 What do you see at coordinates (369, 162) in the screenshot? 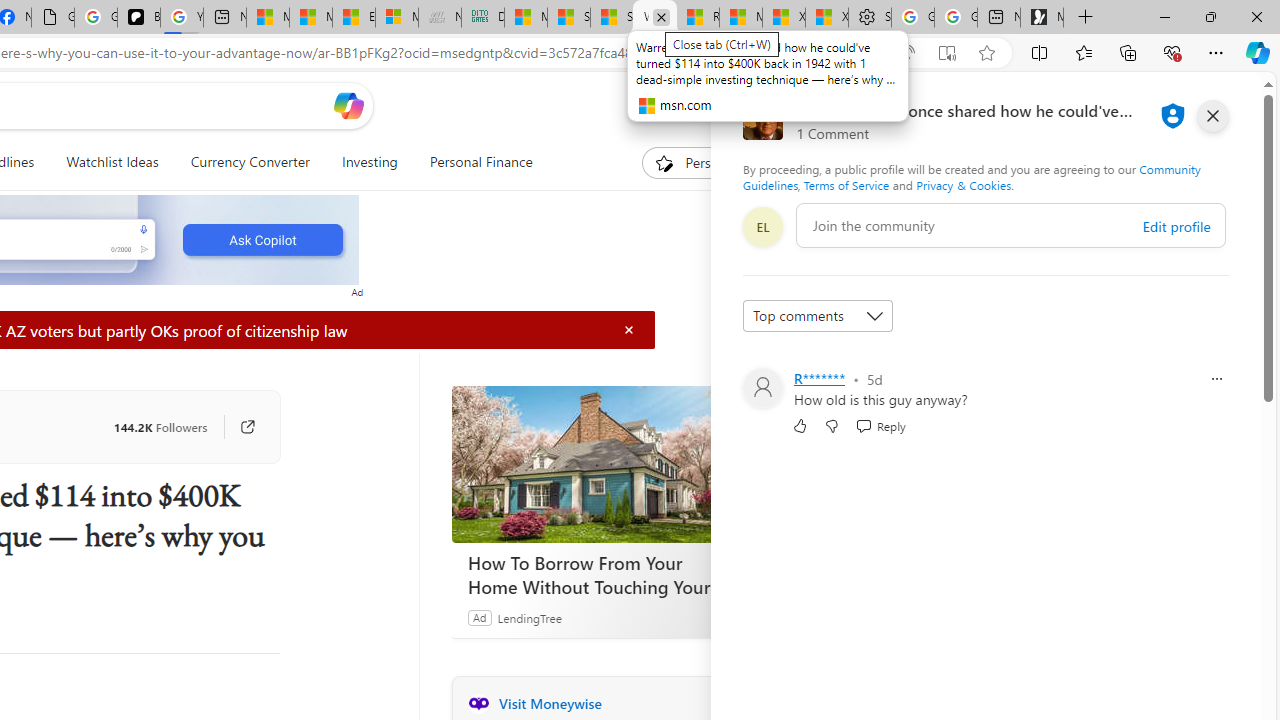
I see `'Investing'` at bounding box center [369, 162].